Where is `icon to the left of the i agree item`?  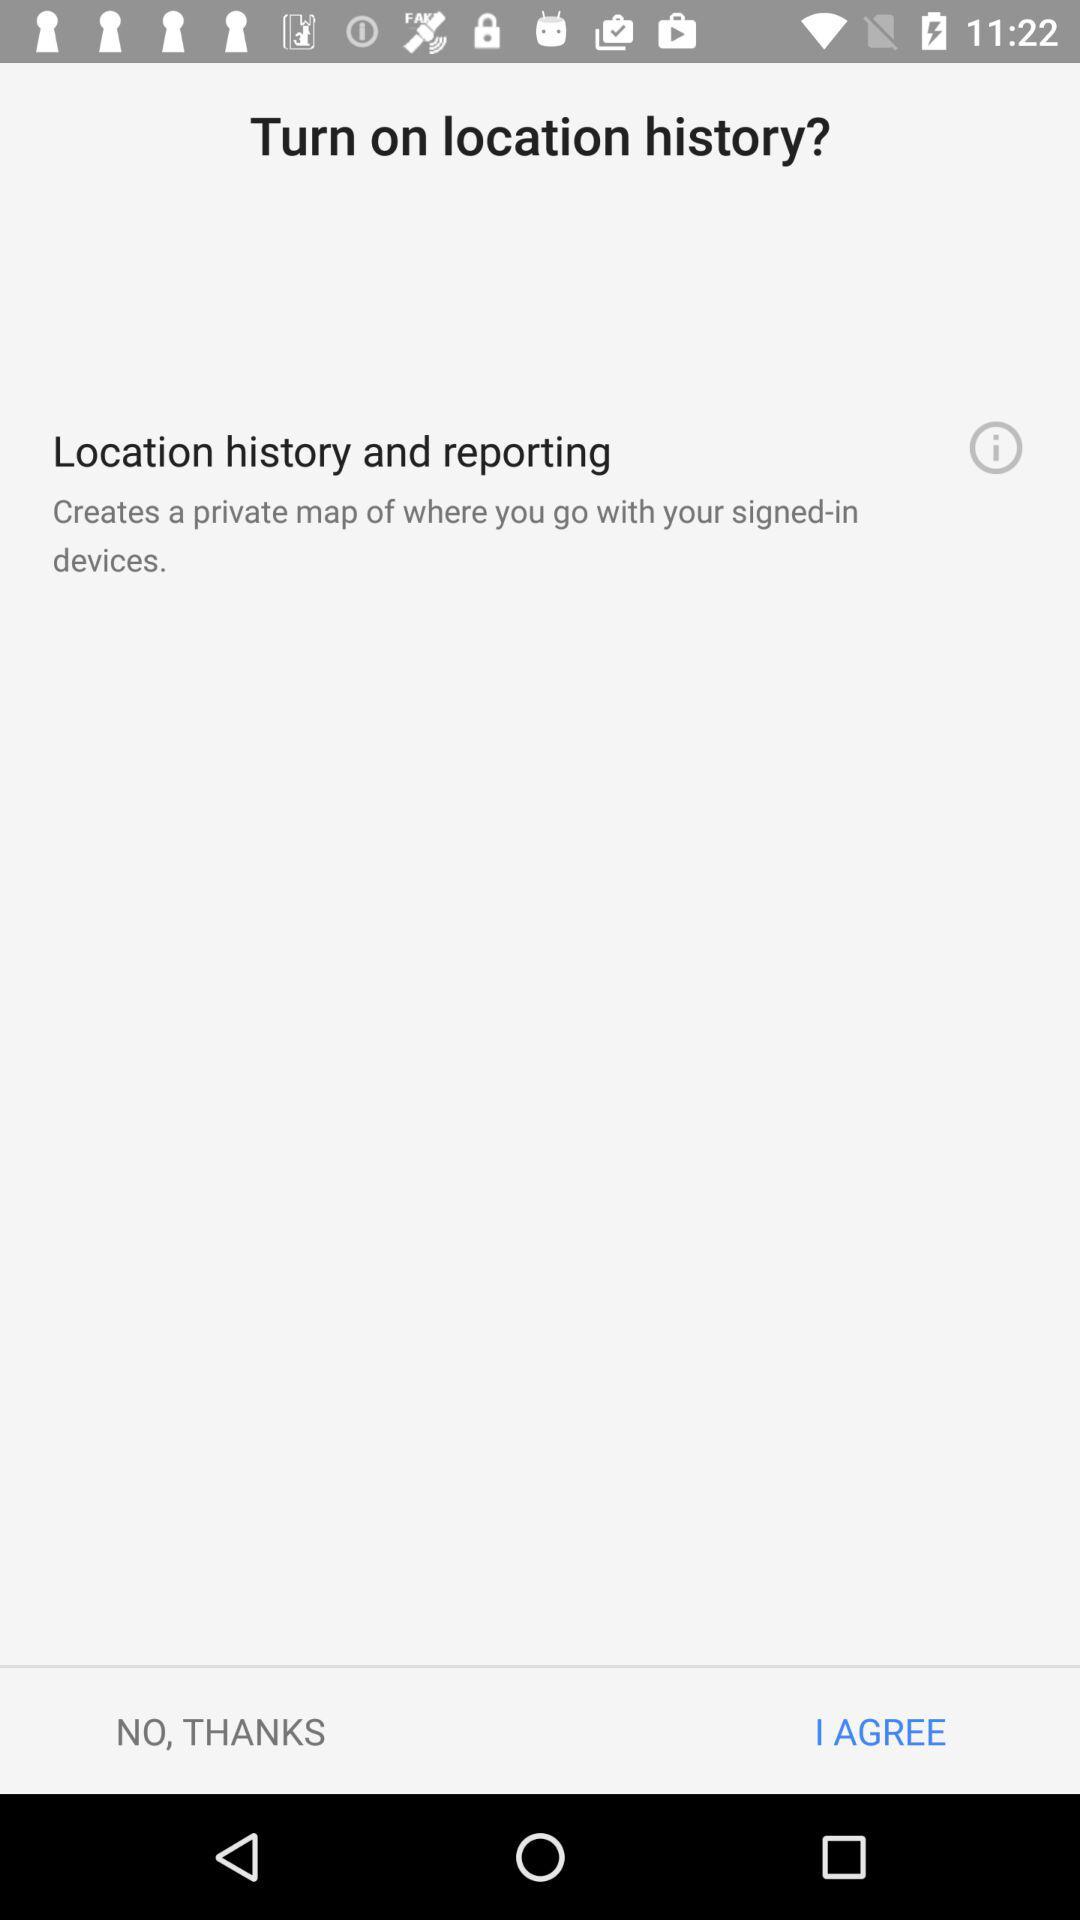 icon to the left of the i agree item is located at coordinates (220, 1730).